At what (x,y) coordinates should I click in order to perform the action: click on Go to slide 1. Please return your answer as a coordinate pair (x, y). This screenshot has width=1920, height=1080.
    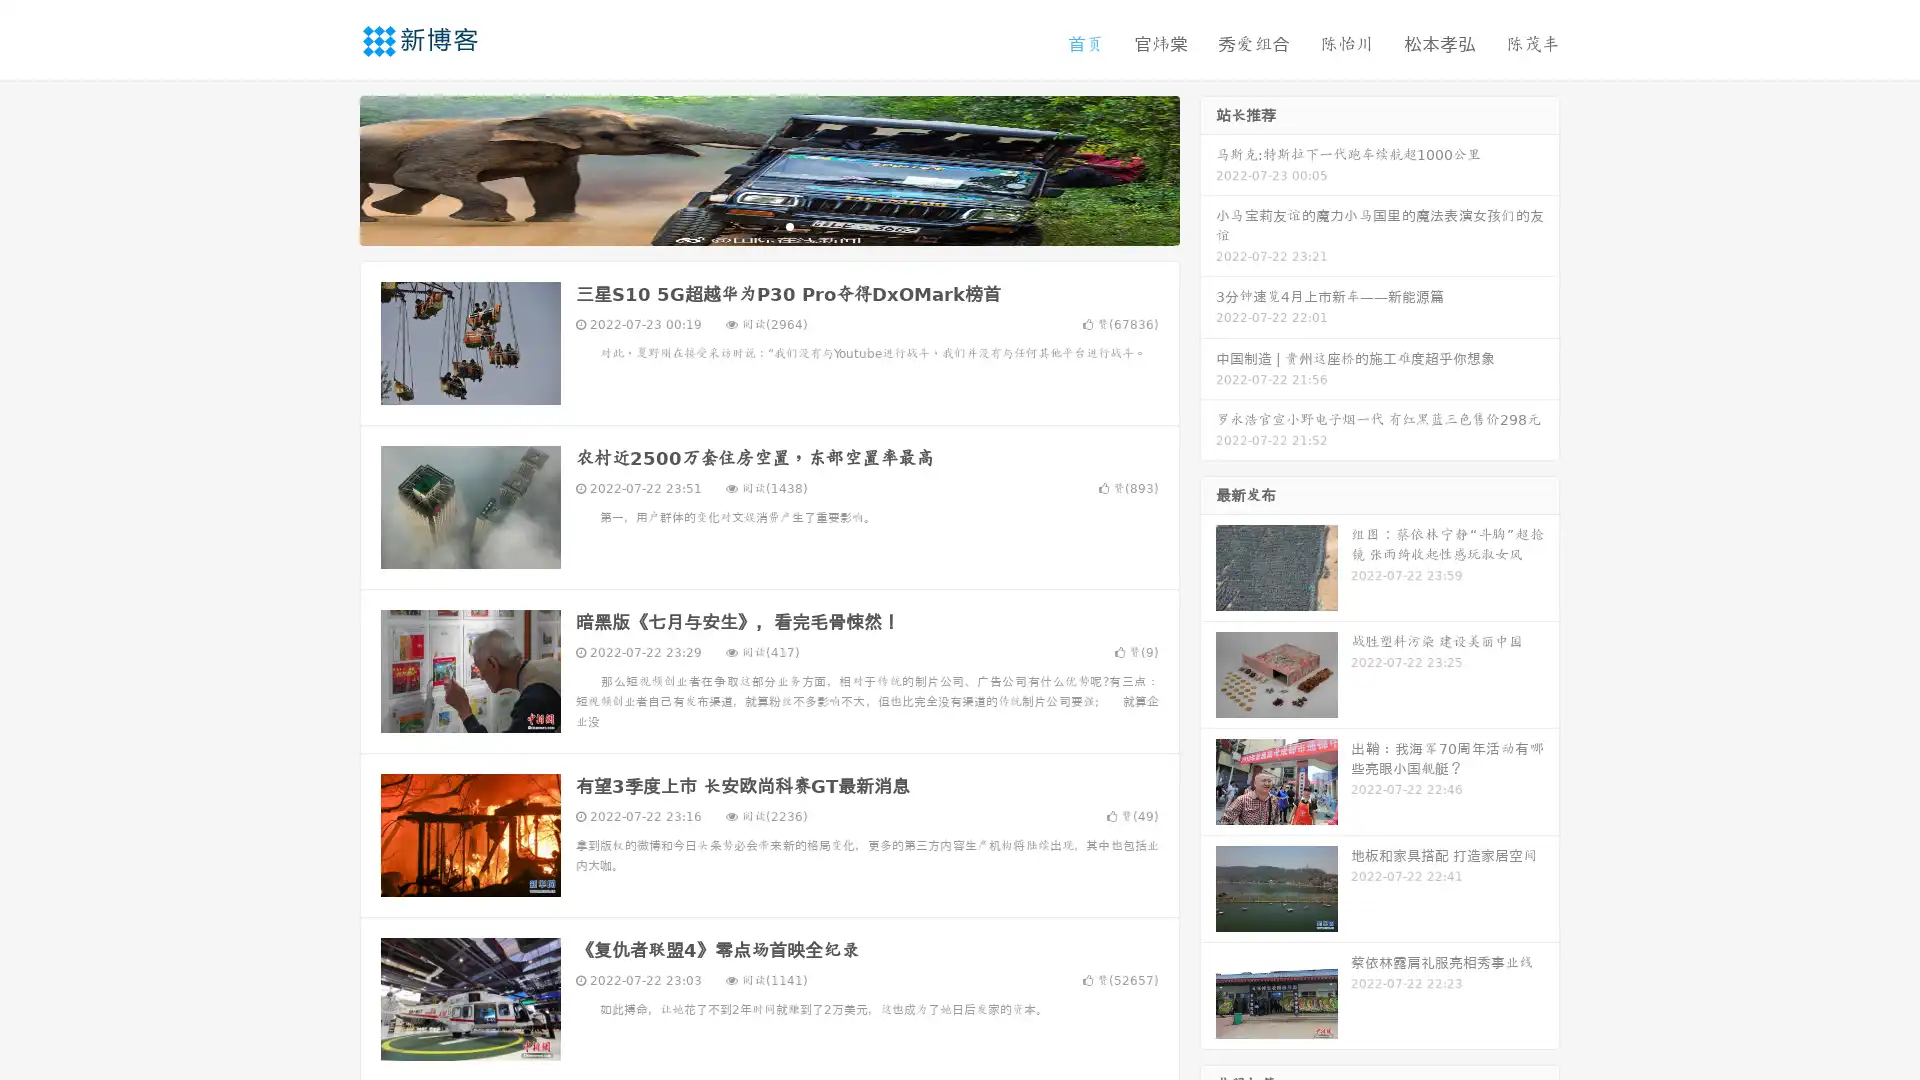
    Looking at the image, I should click on (748, 225).